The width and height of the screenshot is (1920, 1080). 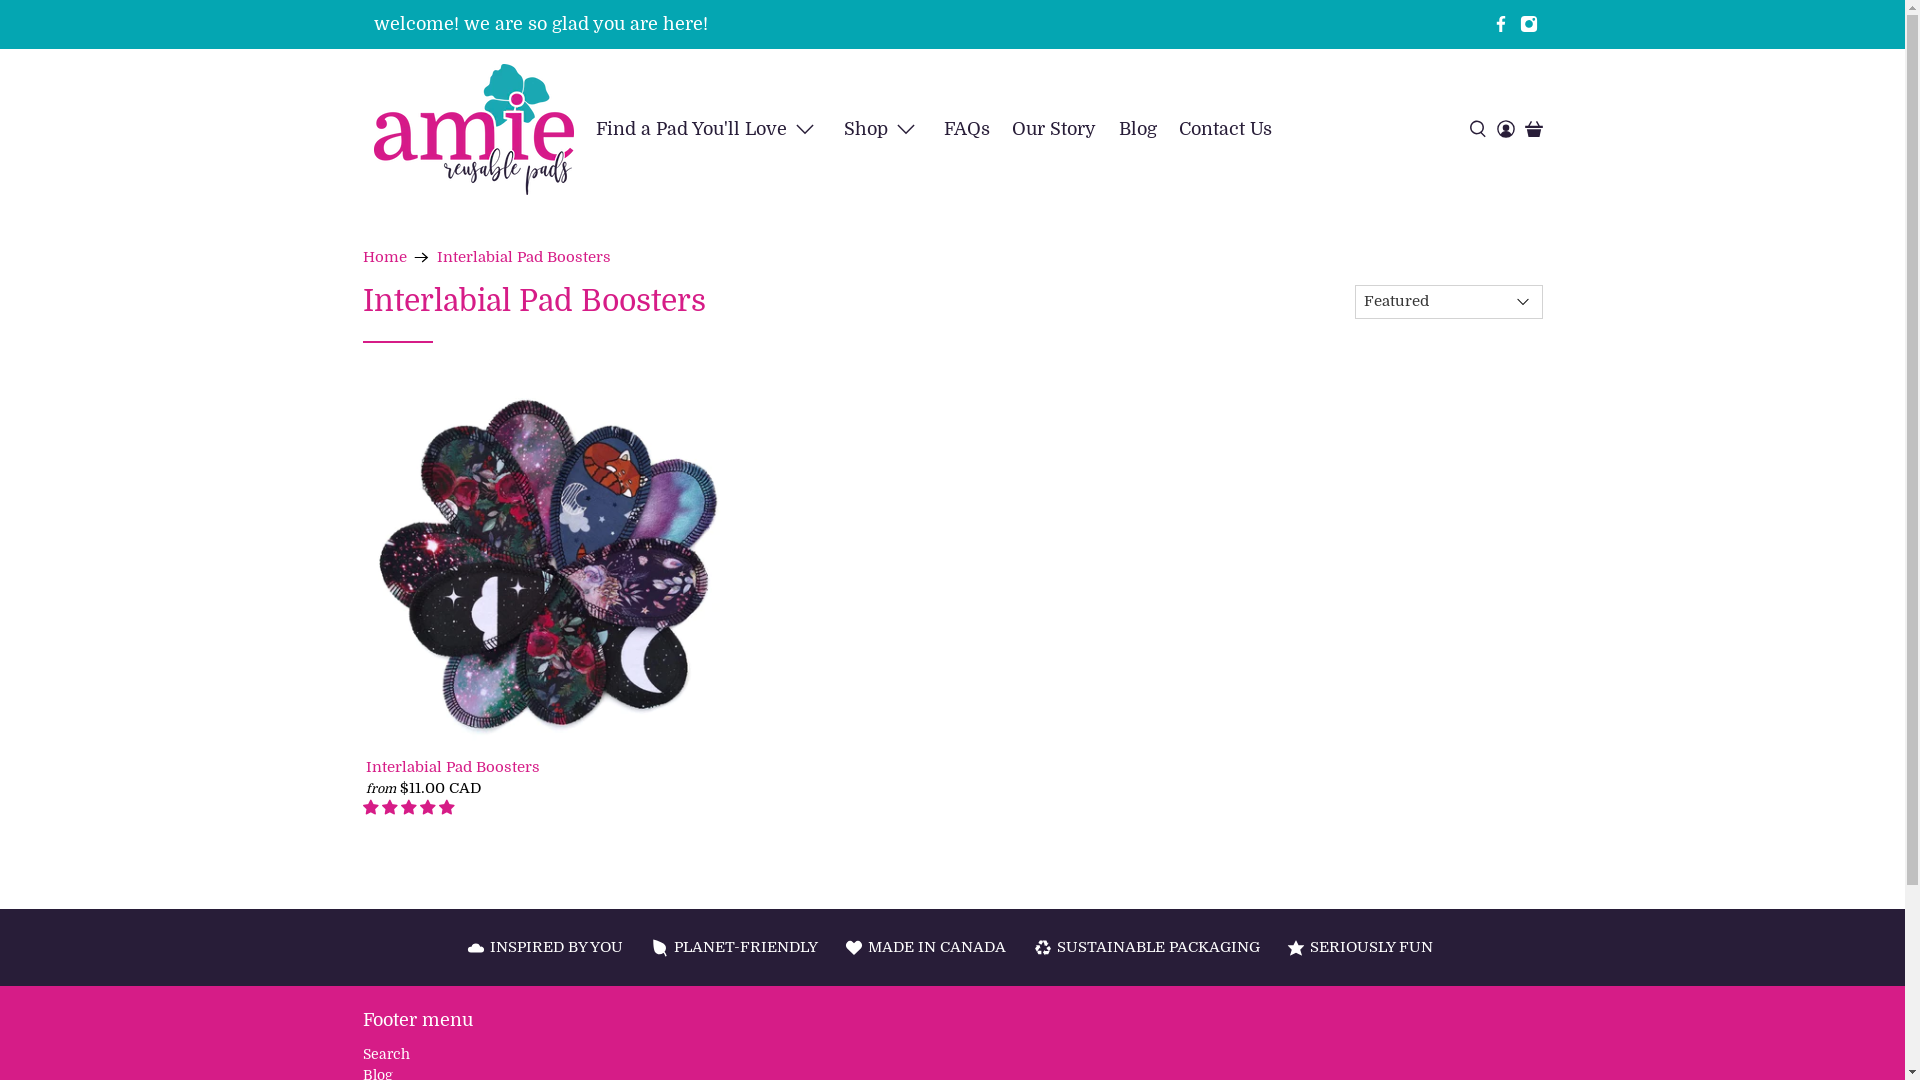 I want to click on 'Find a Pad You'll Love', so click(x=708, y=129).